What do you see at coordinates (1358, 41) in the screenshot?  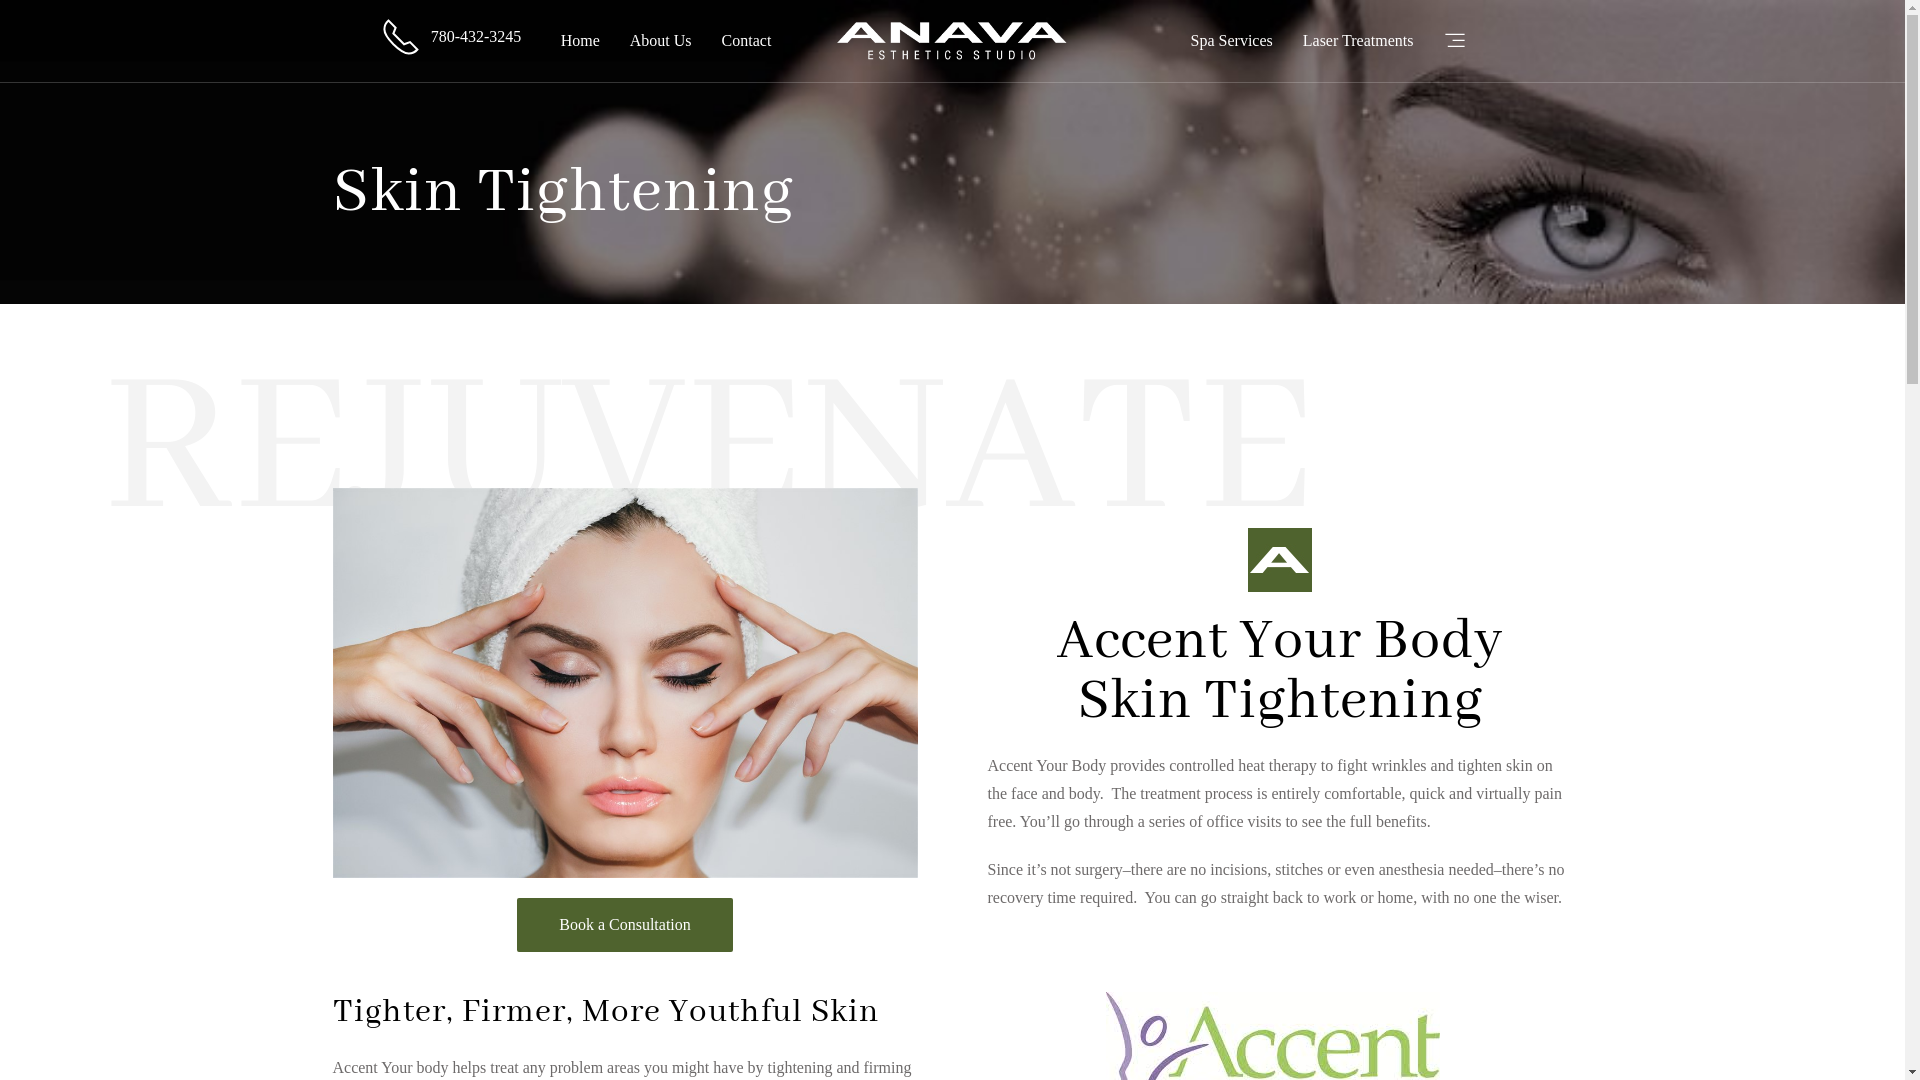 I see `'Laser Treatments'` at bounding box center [1358, 41].